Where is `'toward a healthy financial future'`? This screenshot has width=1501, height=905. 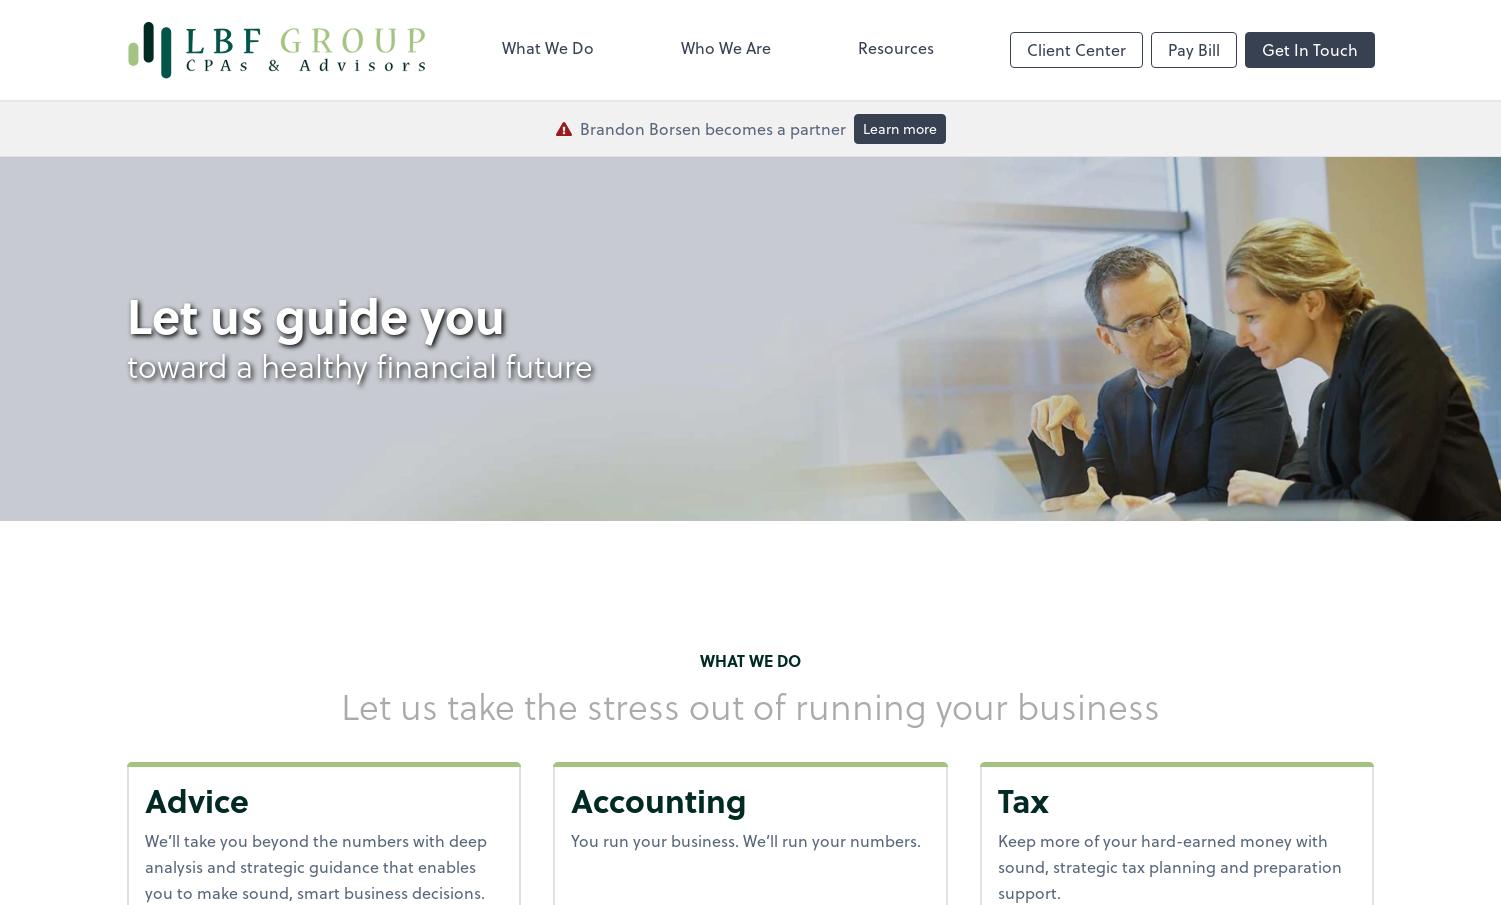 'toward a healthy financial future' is located at coordinates (358, 363).